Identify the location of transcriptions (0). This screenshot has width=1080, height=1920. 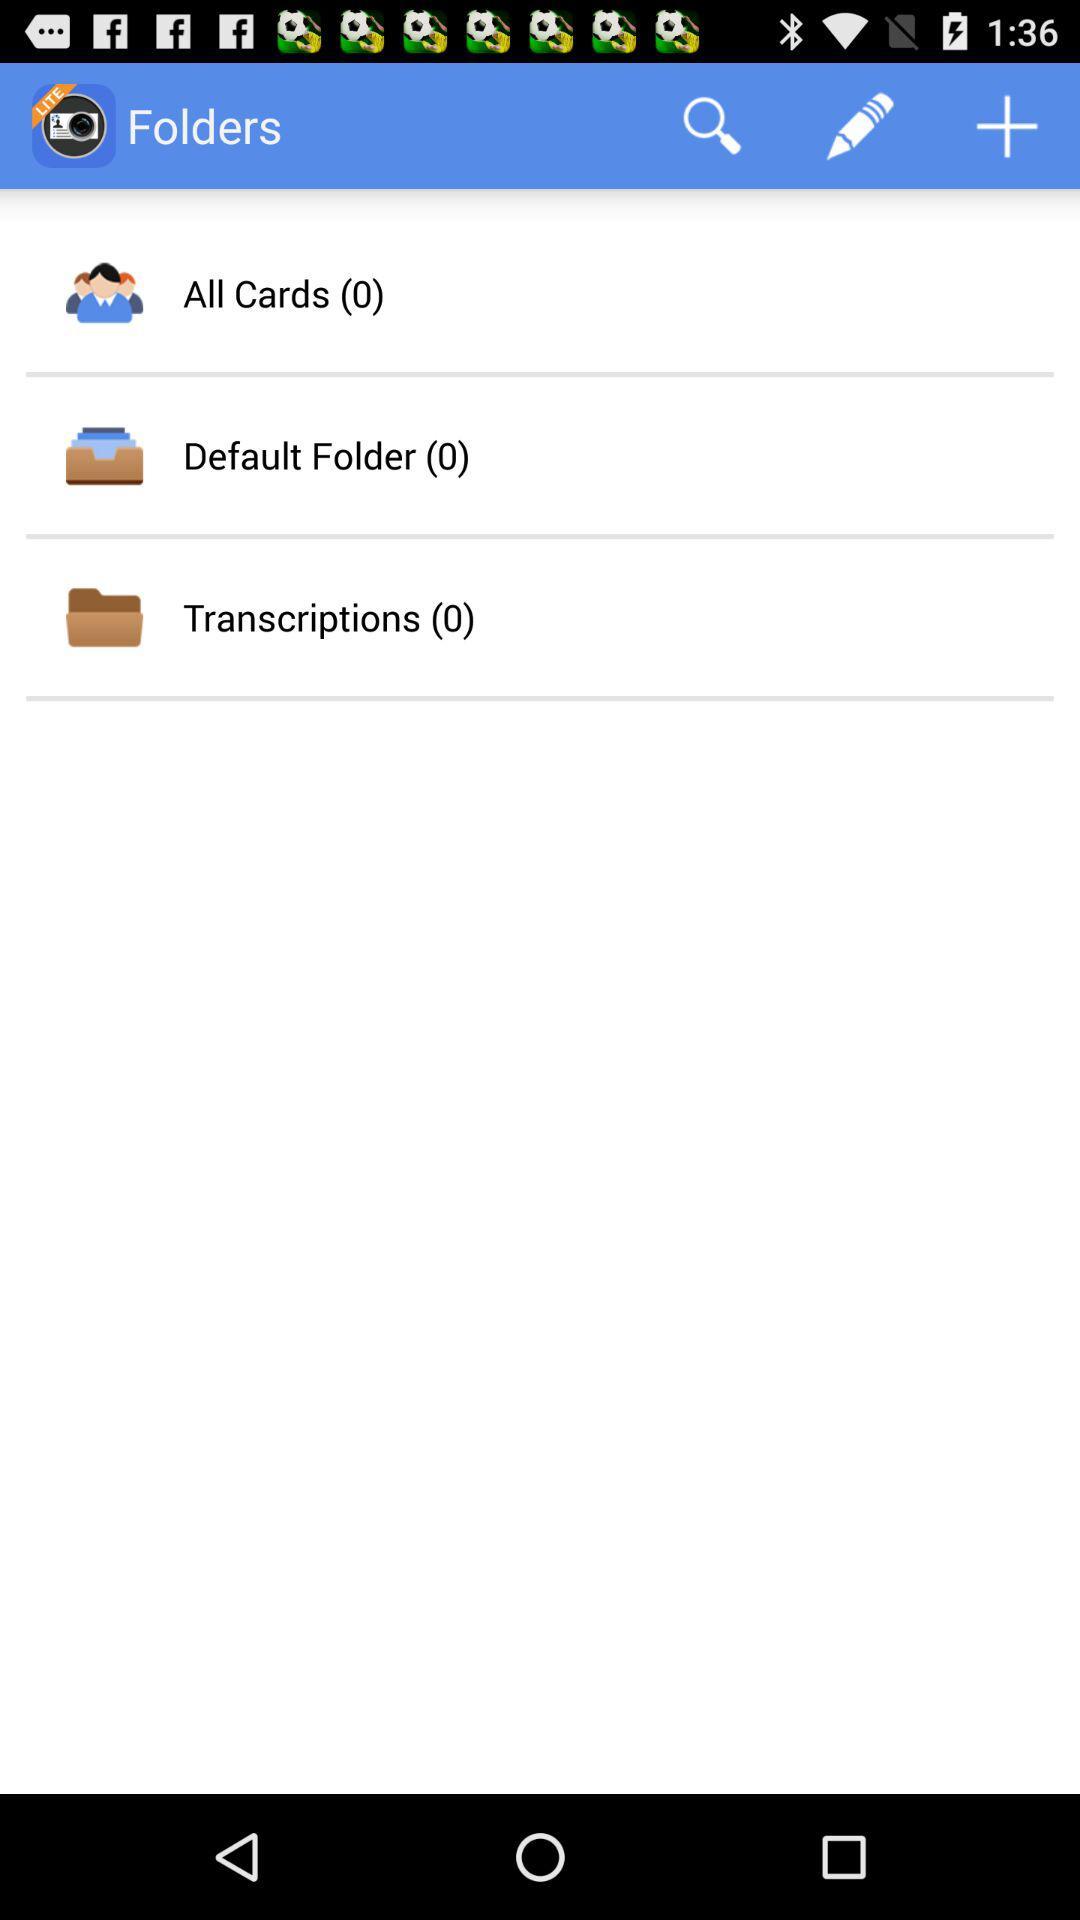
(328, 616).